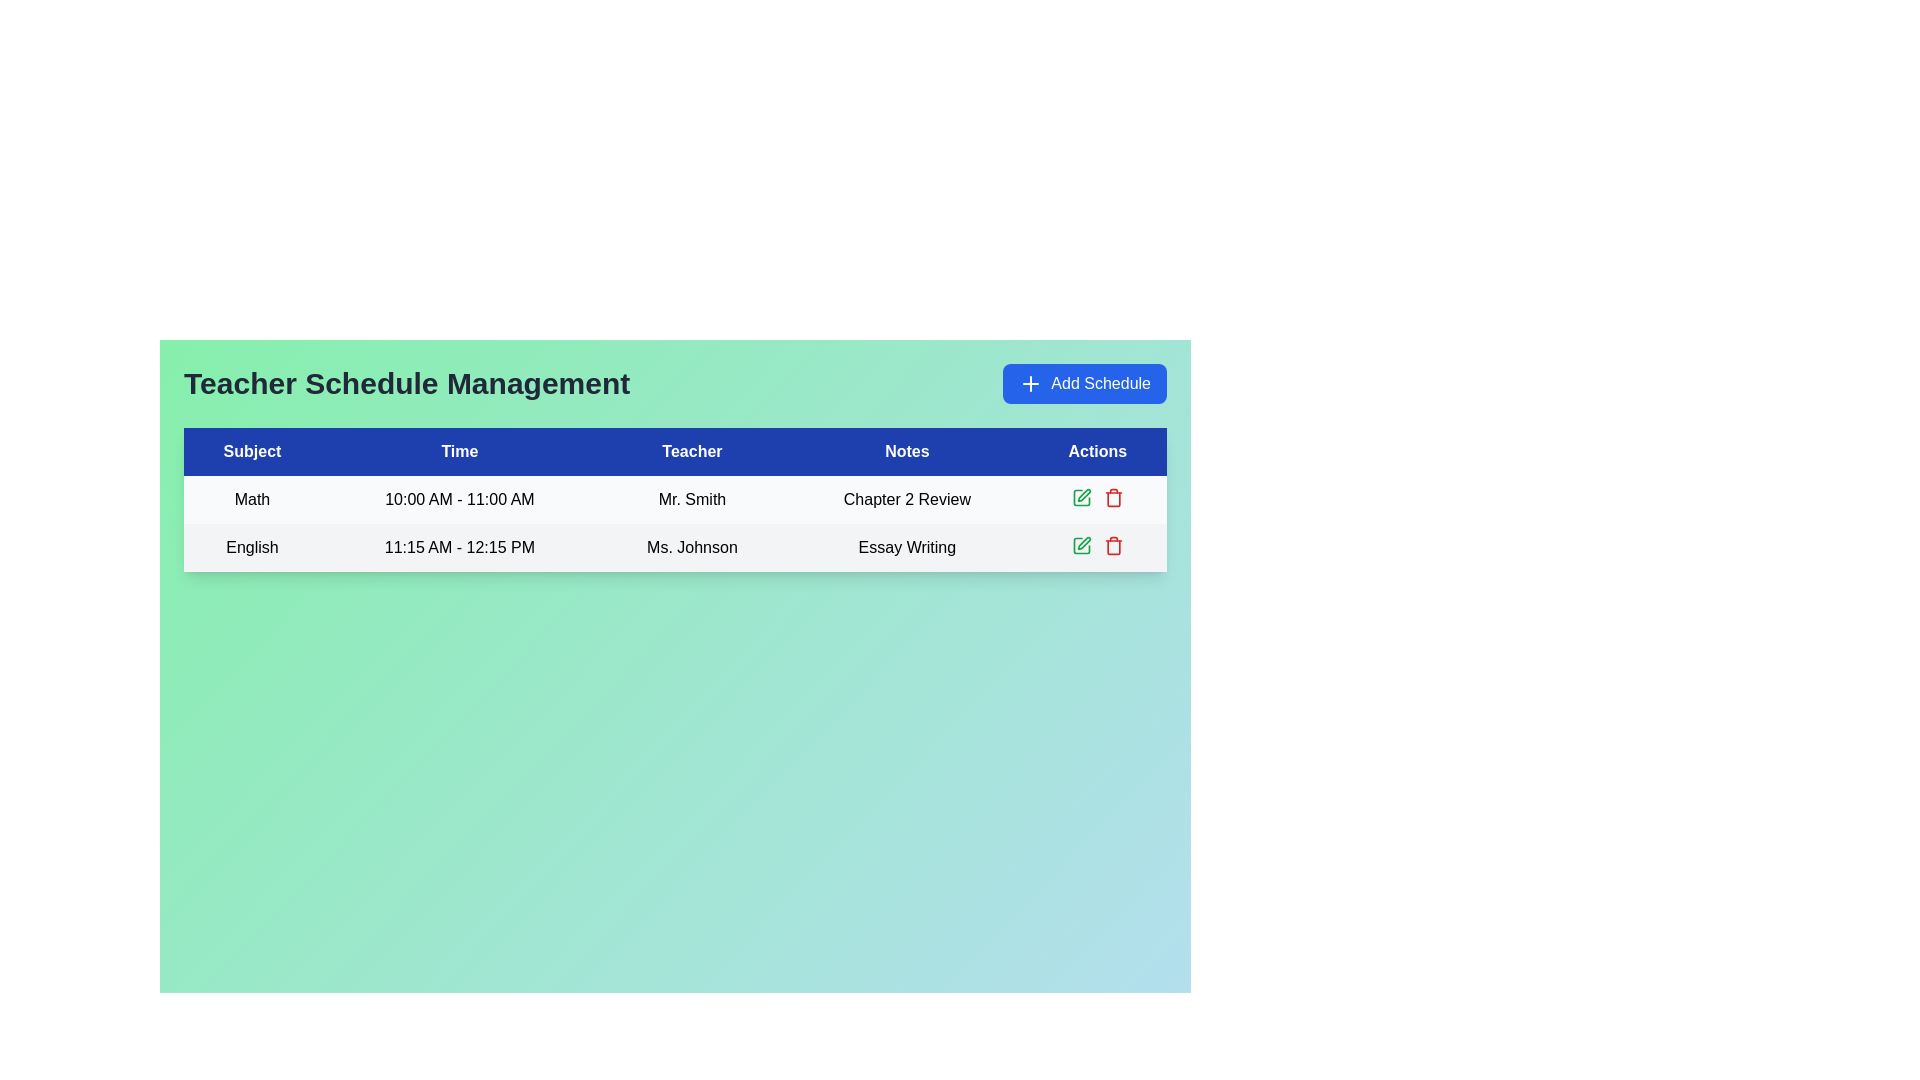  I want to click on the Icon Button that resembles a pen and square, located in the 'Actions' column of the second row of a two-row table, so click(1080, 496).